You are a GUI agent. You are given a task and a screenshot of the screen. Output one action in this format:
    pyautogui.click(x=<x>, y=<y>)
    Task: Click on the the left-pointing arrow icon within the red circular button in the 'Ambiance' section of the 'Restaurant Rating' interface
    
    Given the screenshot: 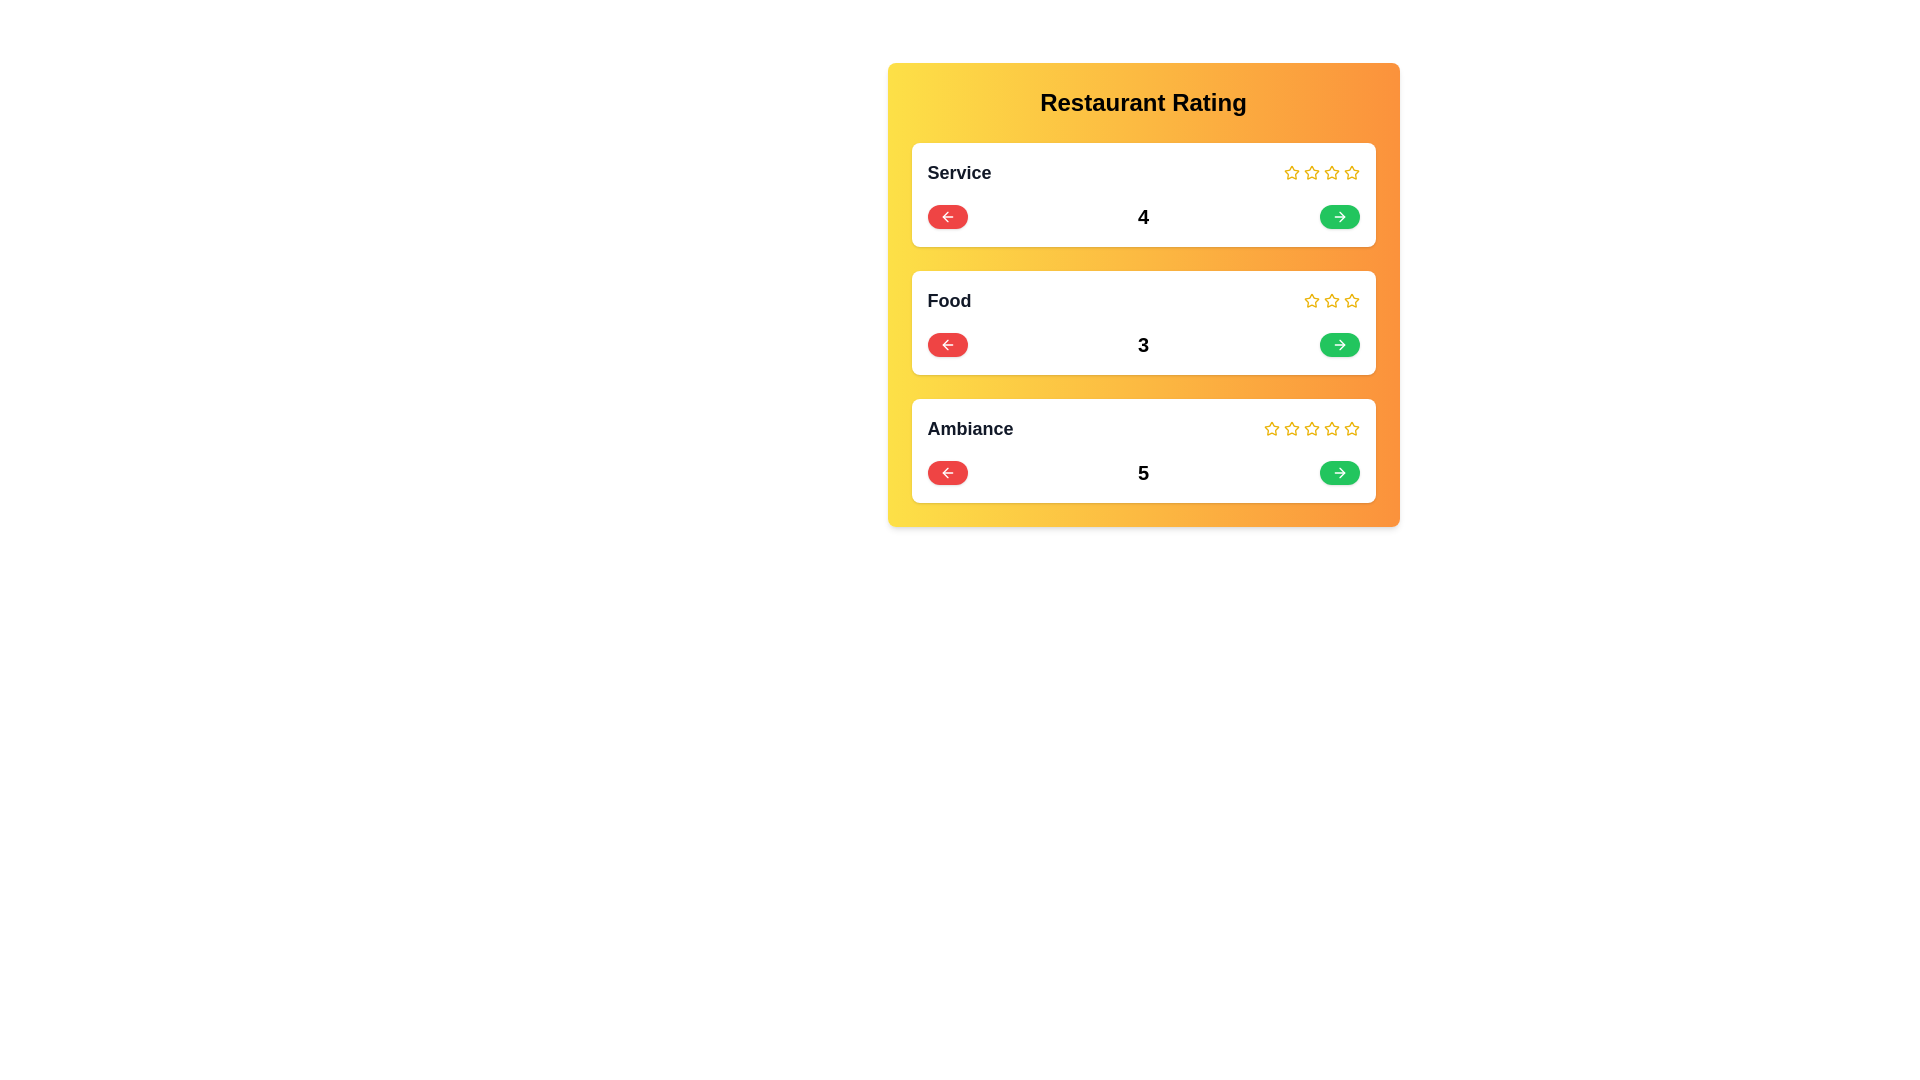 What is the action you would take?
    pyautogui.click(x=946, y=473)
    